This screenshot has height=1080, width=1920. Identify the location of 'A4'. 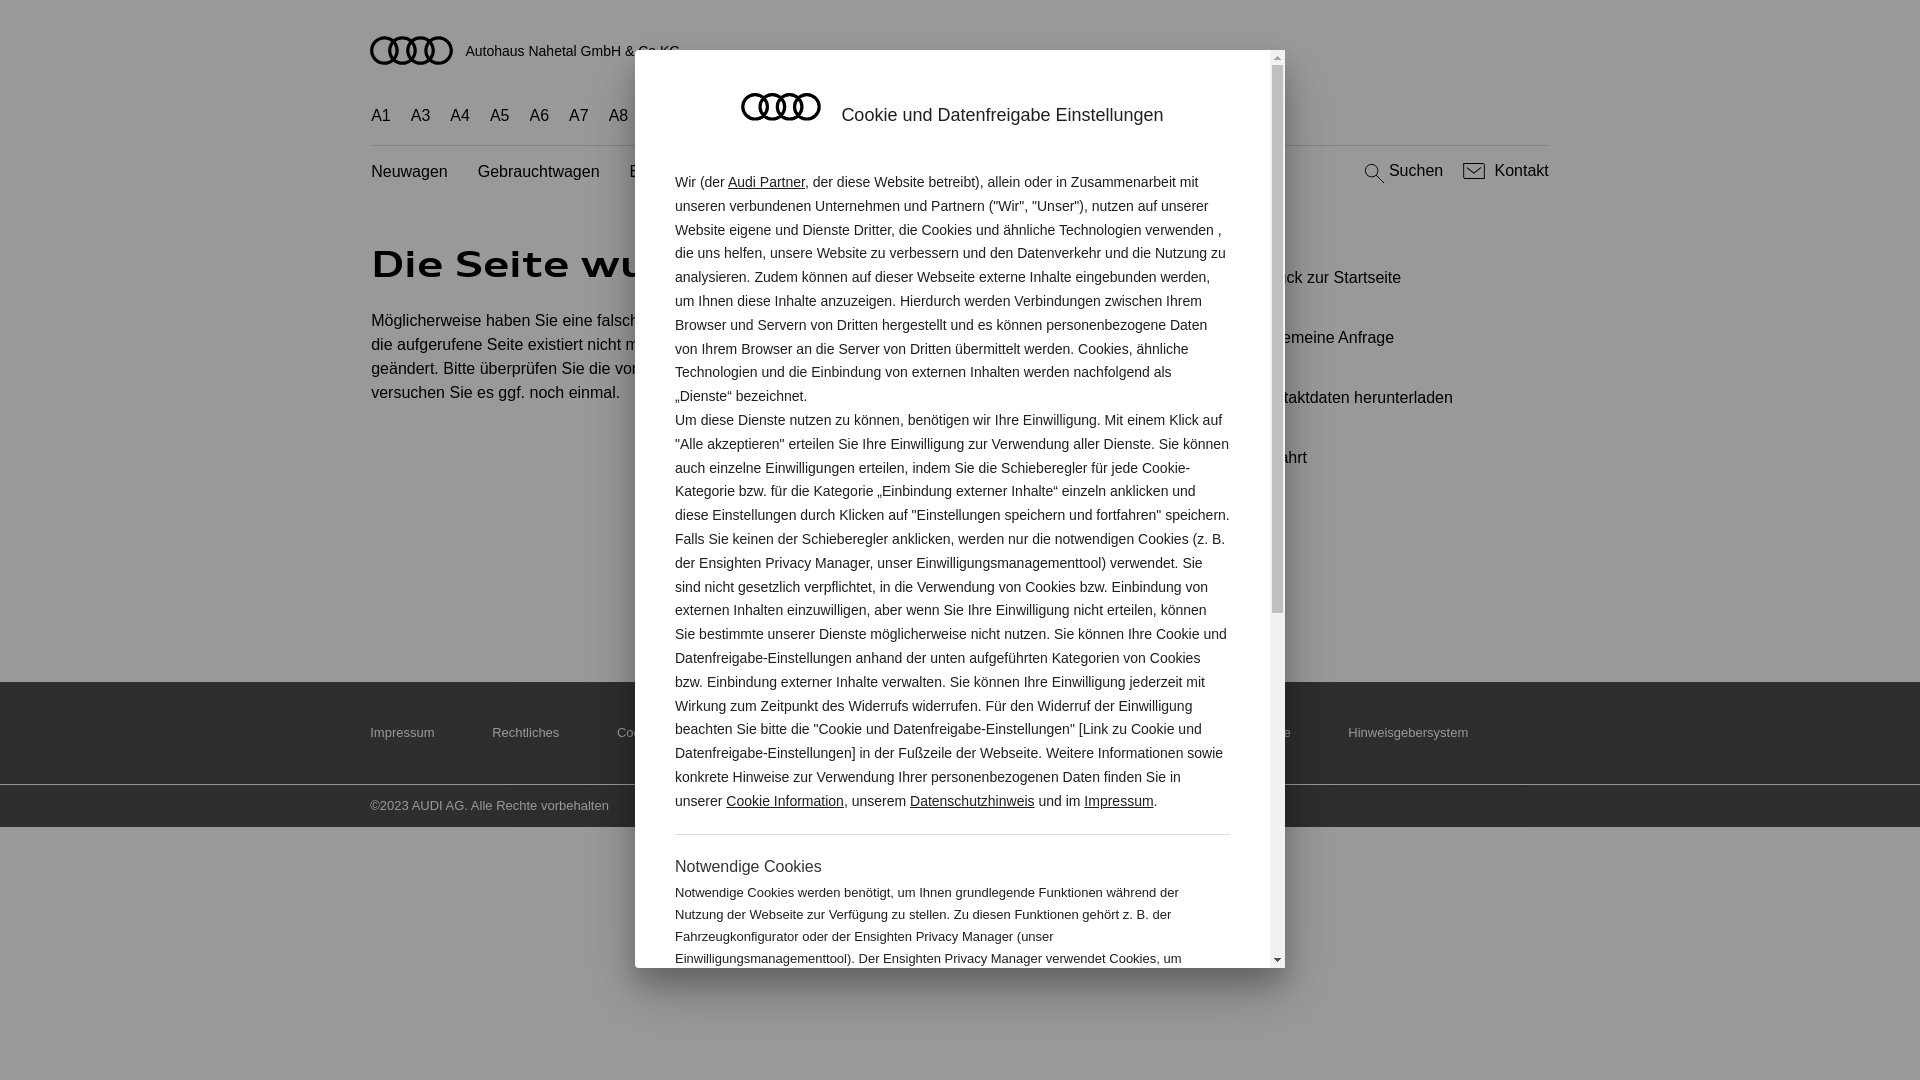
(449, 115).